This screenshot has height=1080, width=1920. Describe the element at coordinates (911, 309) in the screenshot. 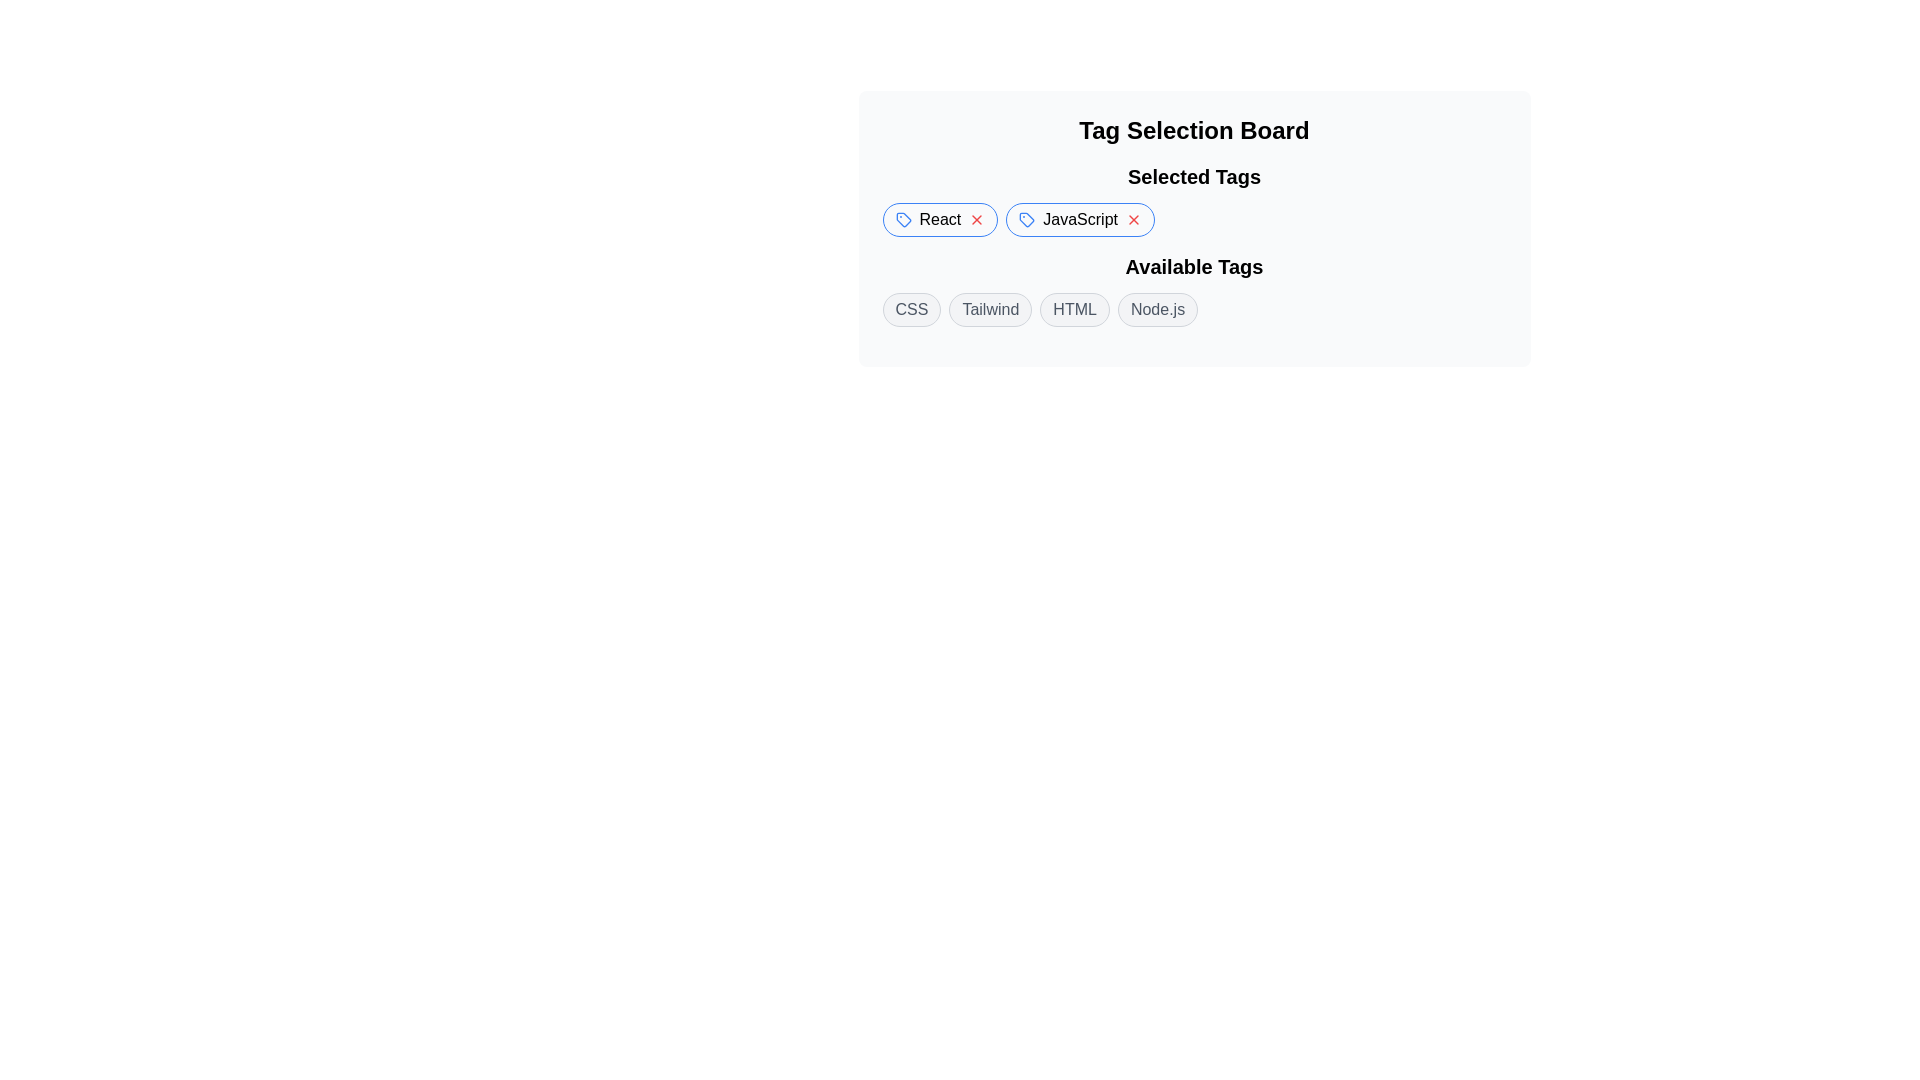

I see `the pill-shaped button labeled 'CSS' with a soft gray background and dark gray text, located in the 'Available Tags' section as the first button in a row of four` at that location.